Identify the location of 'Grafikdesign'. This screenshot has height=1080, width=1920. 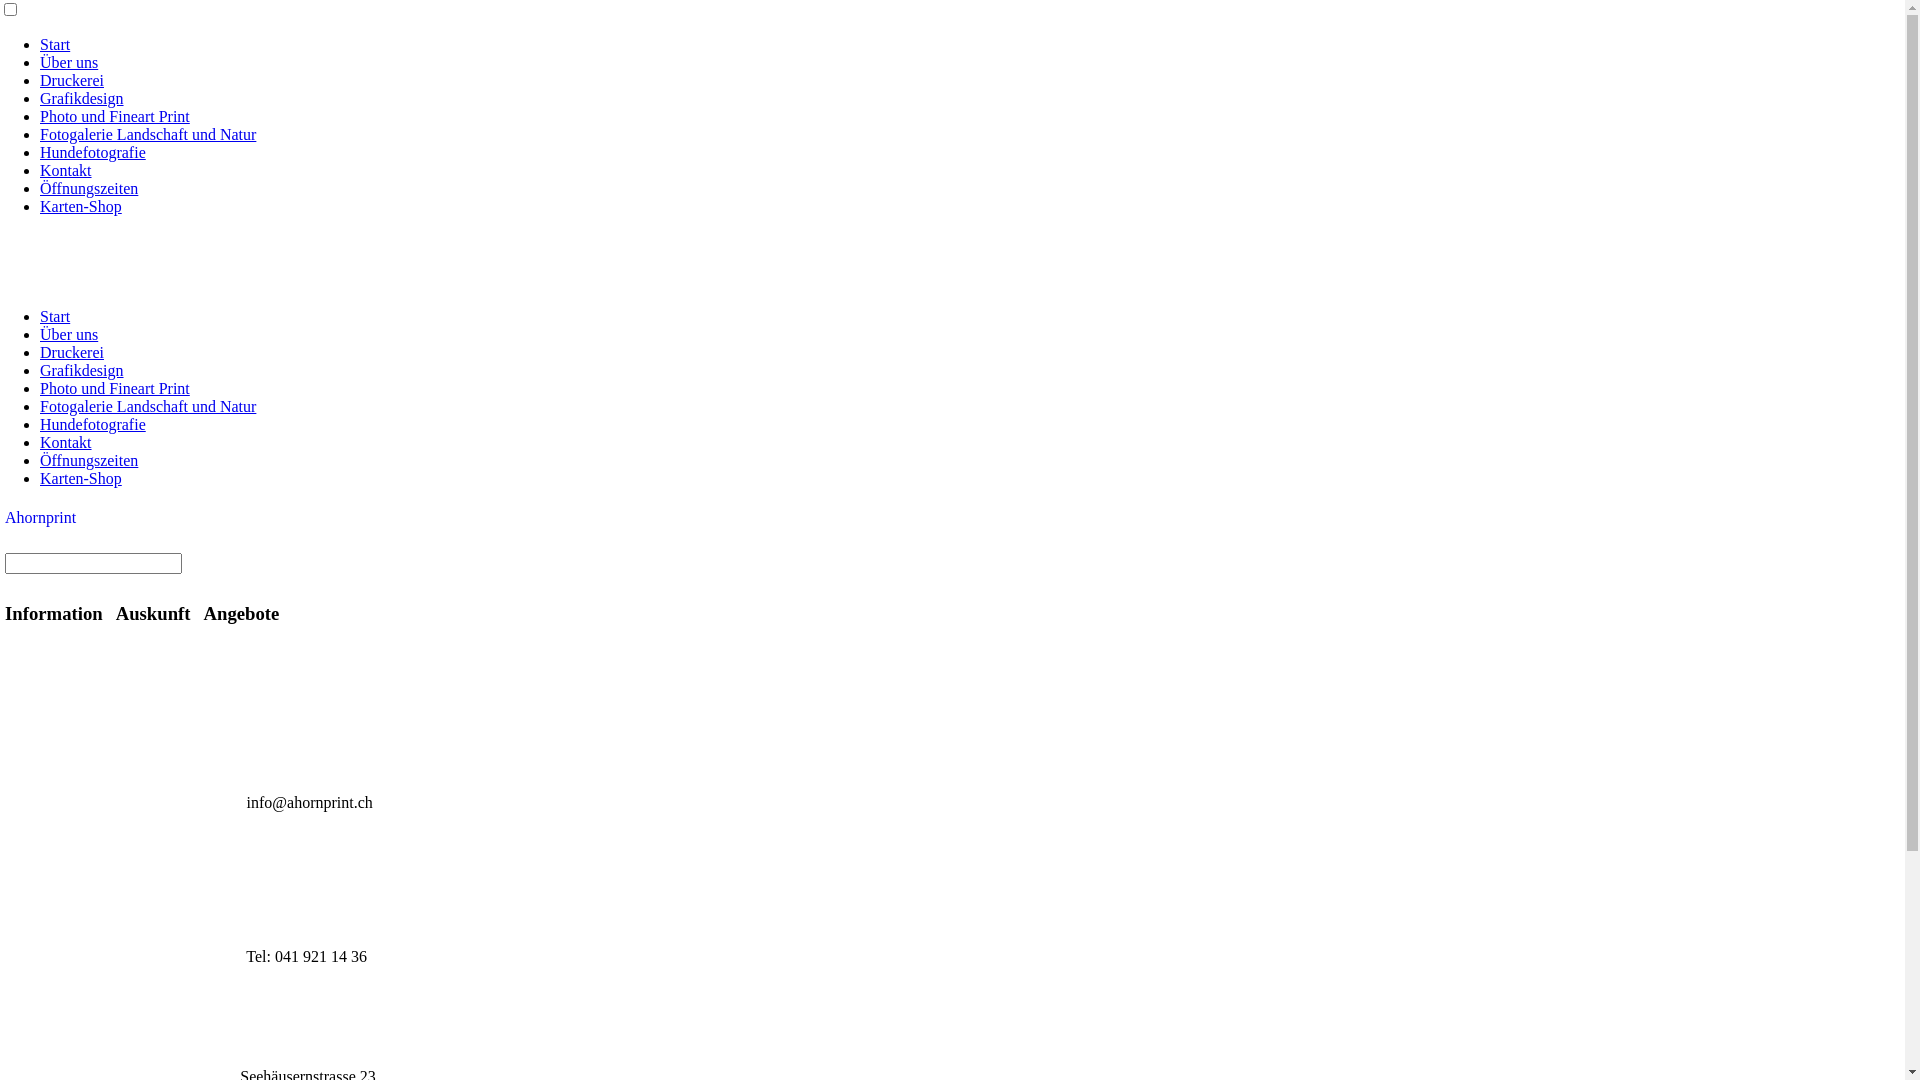
(39, 98).